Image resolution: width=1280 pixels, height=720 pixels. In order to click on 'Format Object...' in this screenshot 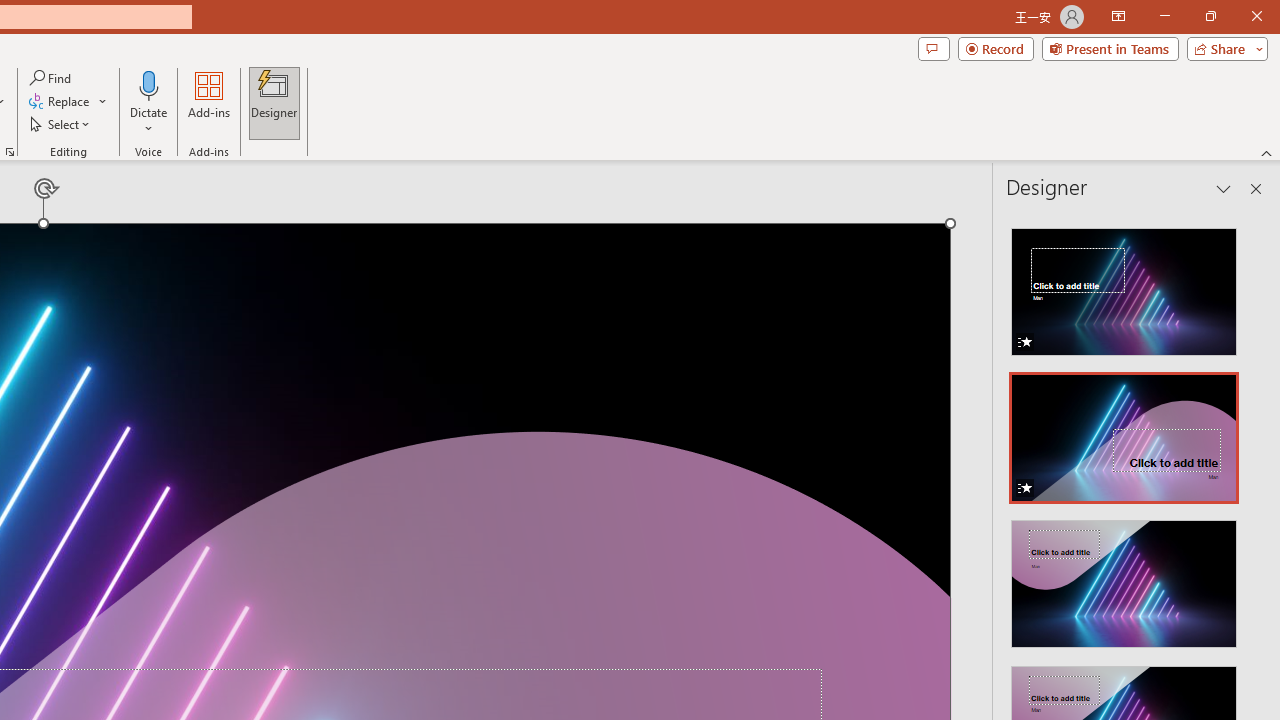, I will do `click(10, 150)`.